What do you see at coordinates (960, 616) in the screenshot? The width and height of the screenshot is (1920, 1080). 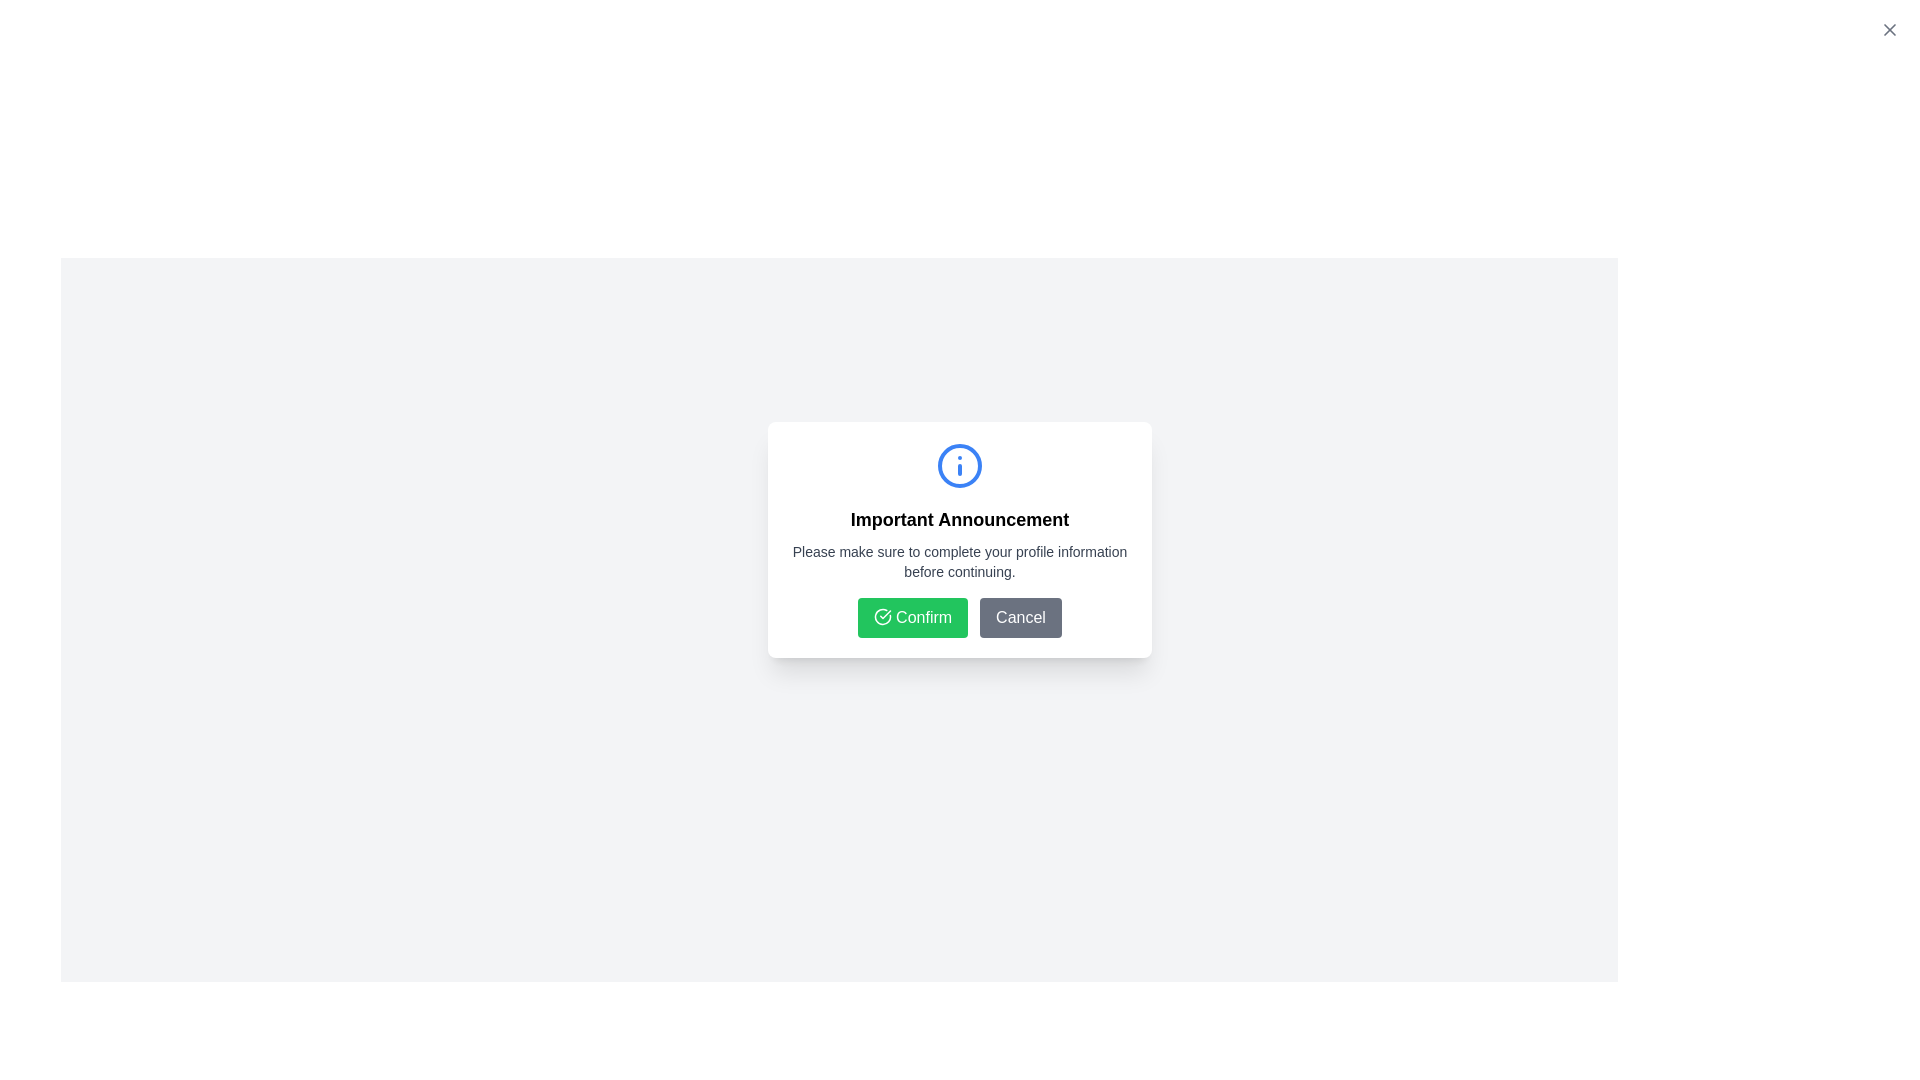 I see `the 'Confirm' button located at the bottom center of the dialog box for the 'Important Announcement' to proceed with the action` at bounding box center [960, 616].